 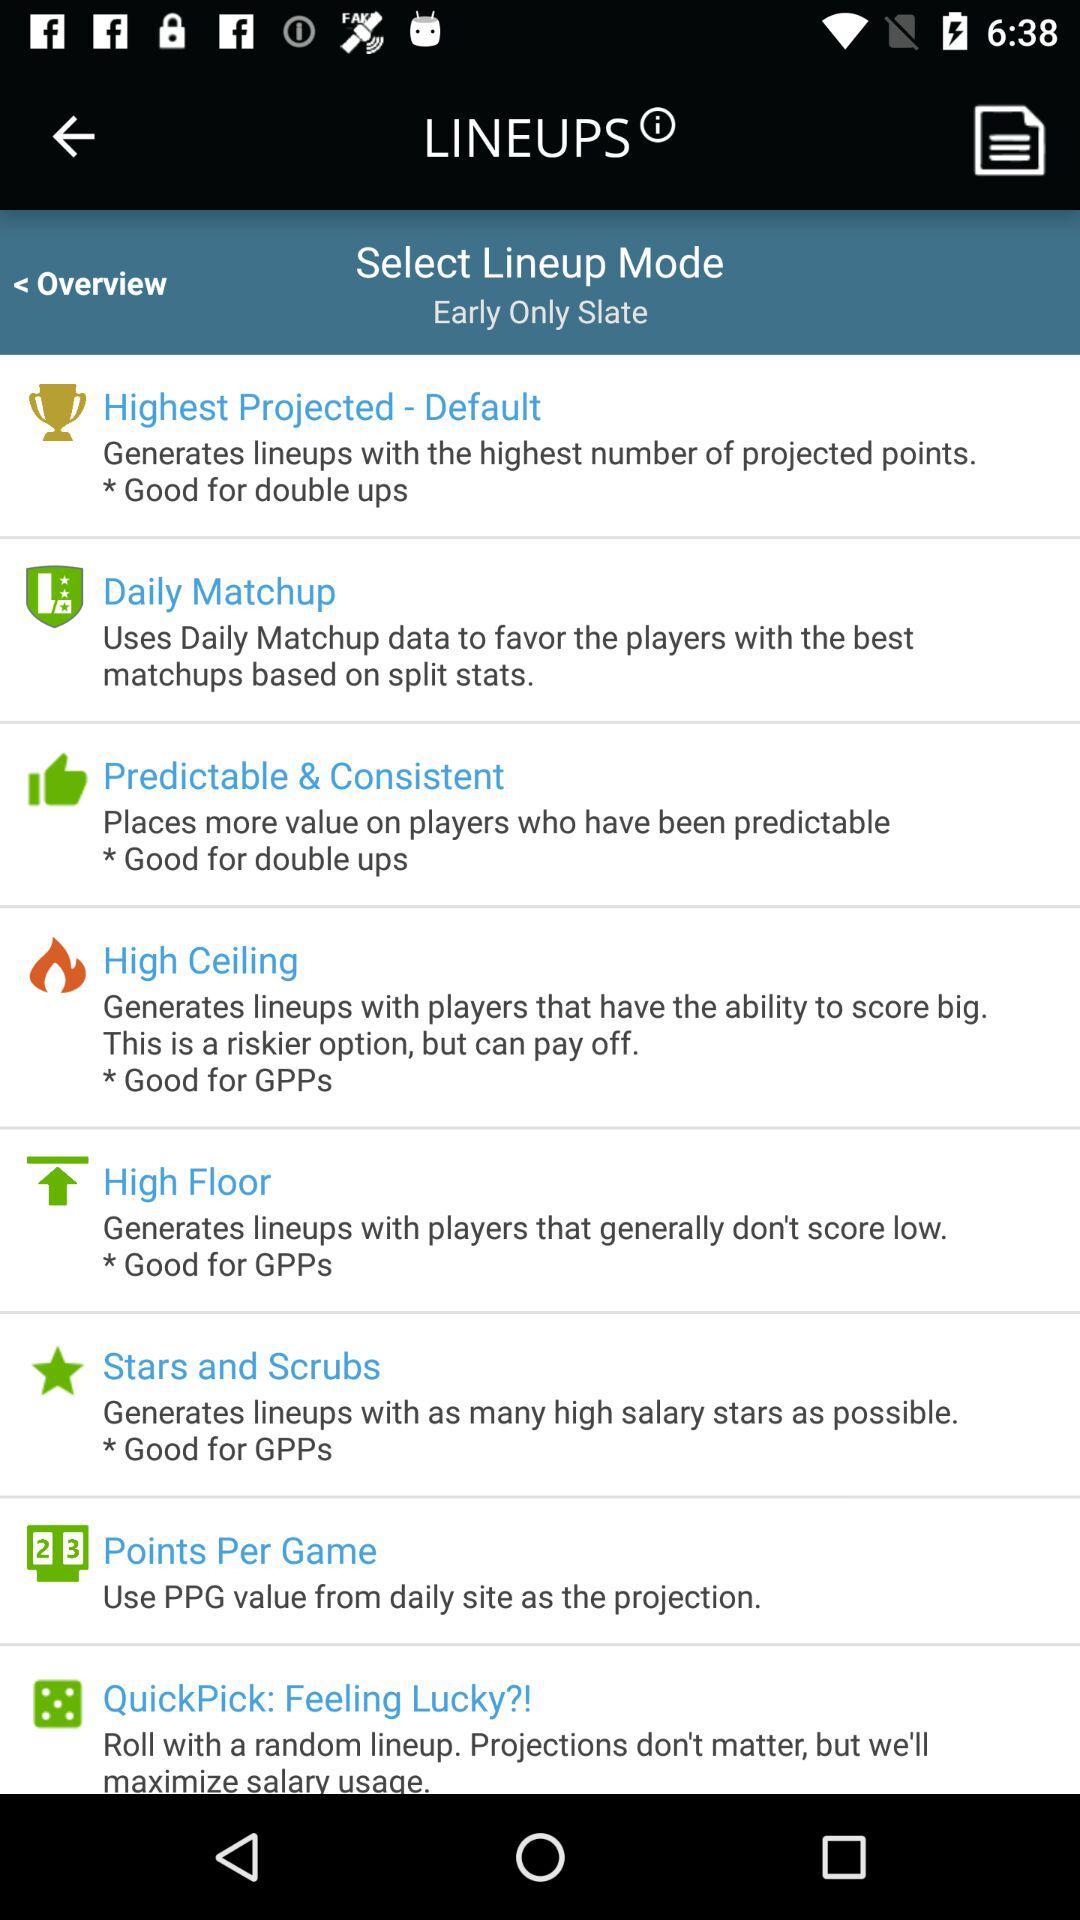 I want to click on the item next to the lineups item, so click(x=72, y=135).